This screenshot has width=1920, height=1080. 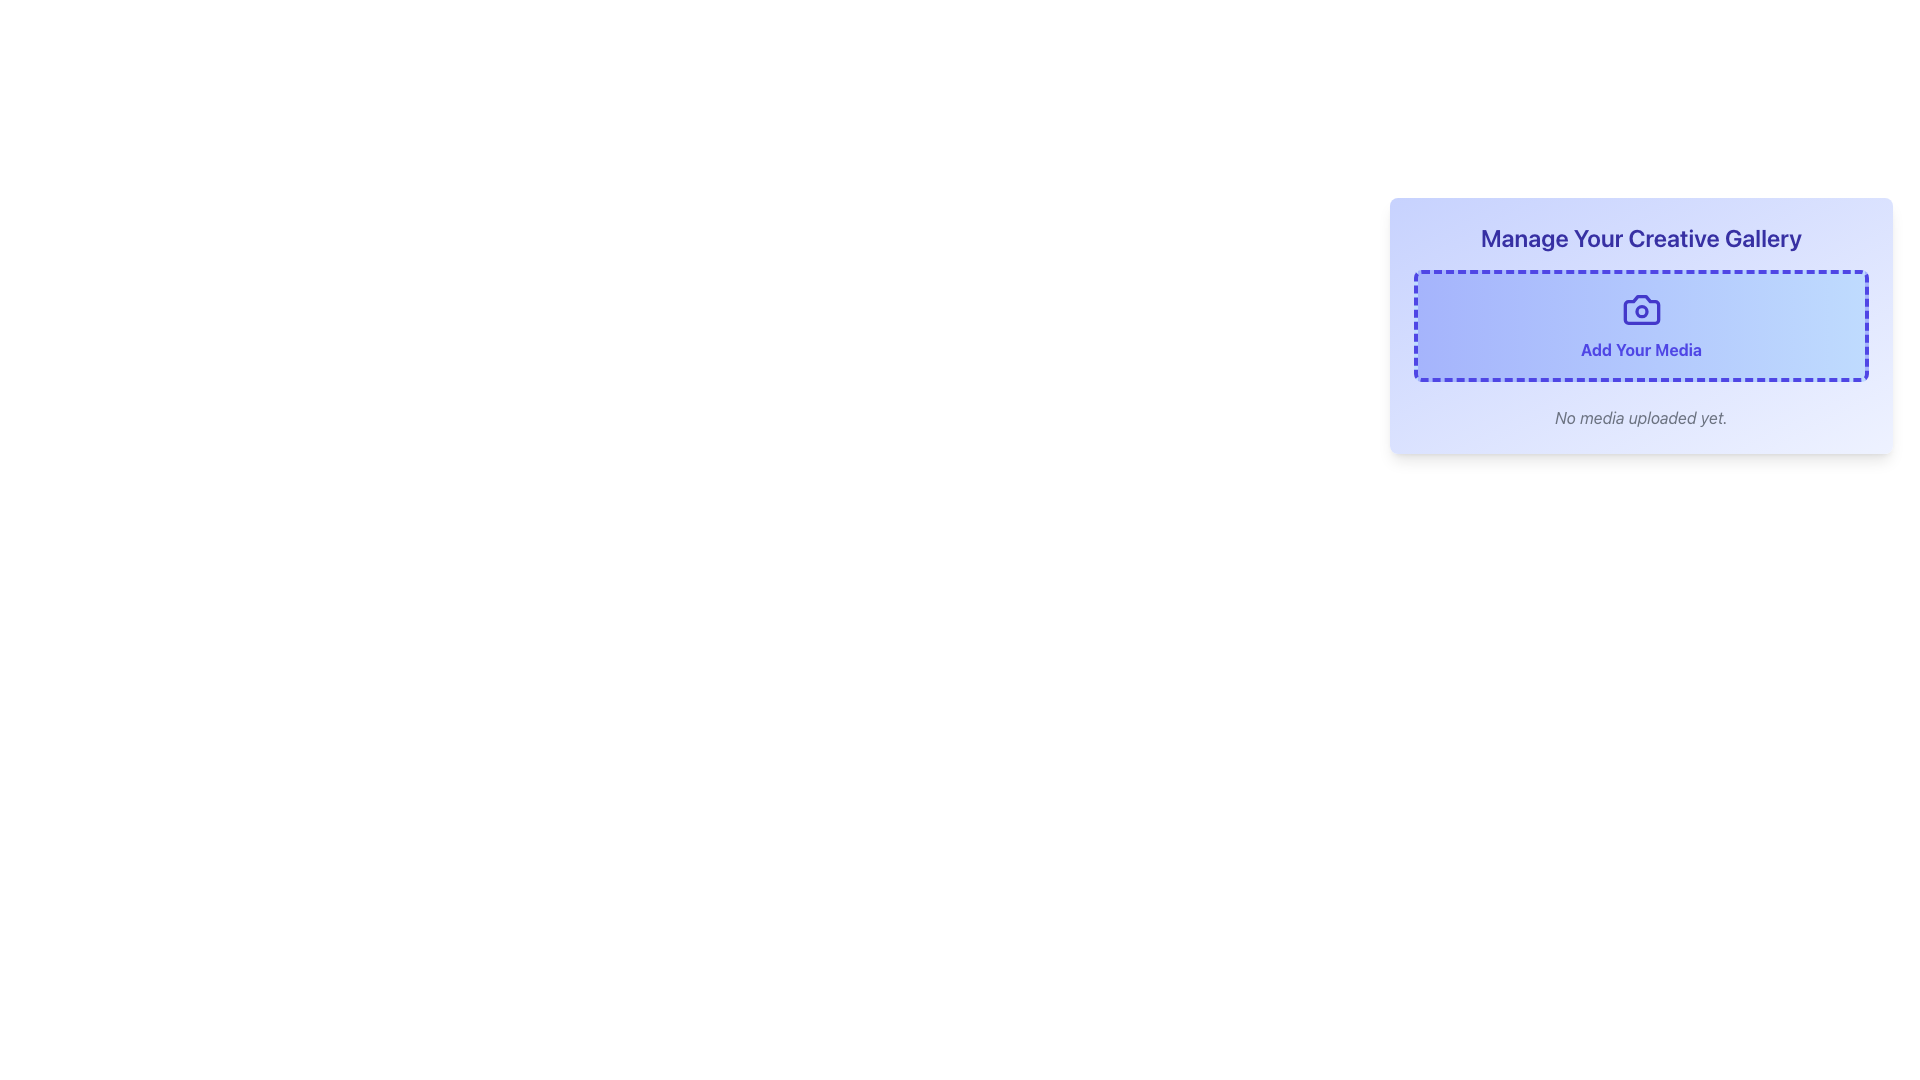 I want to click on the interactive button placeholder labeled 'Add Your Media' with a camera icon, so click(x=1641, y=325).